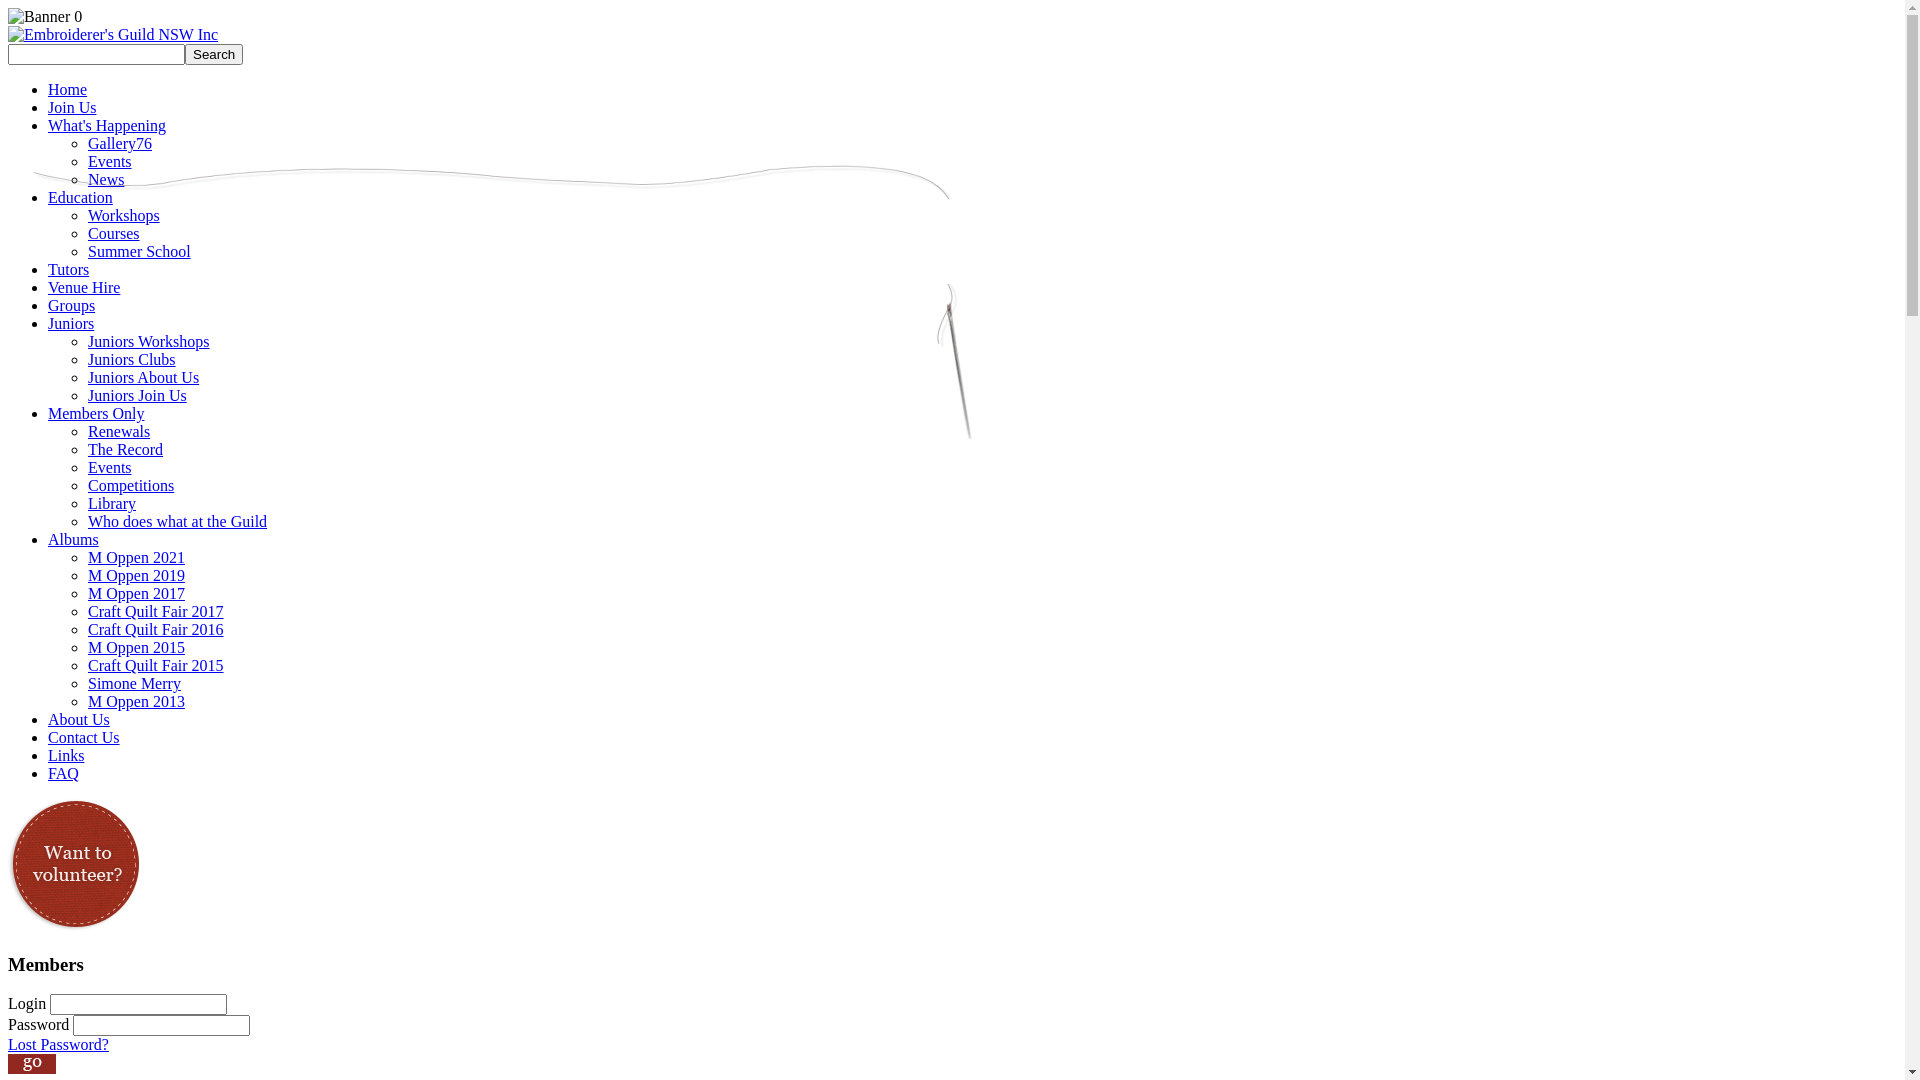 The width and height of the screenshot is (1920, 1080). What do you see at coordinates (147, 340) in the screenshot?
I see `'Juniors Workshops'` at bounding box center [147, 340].